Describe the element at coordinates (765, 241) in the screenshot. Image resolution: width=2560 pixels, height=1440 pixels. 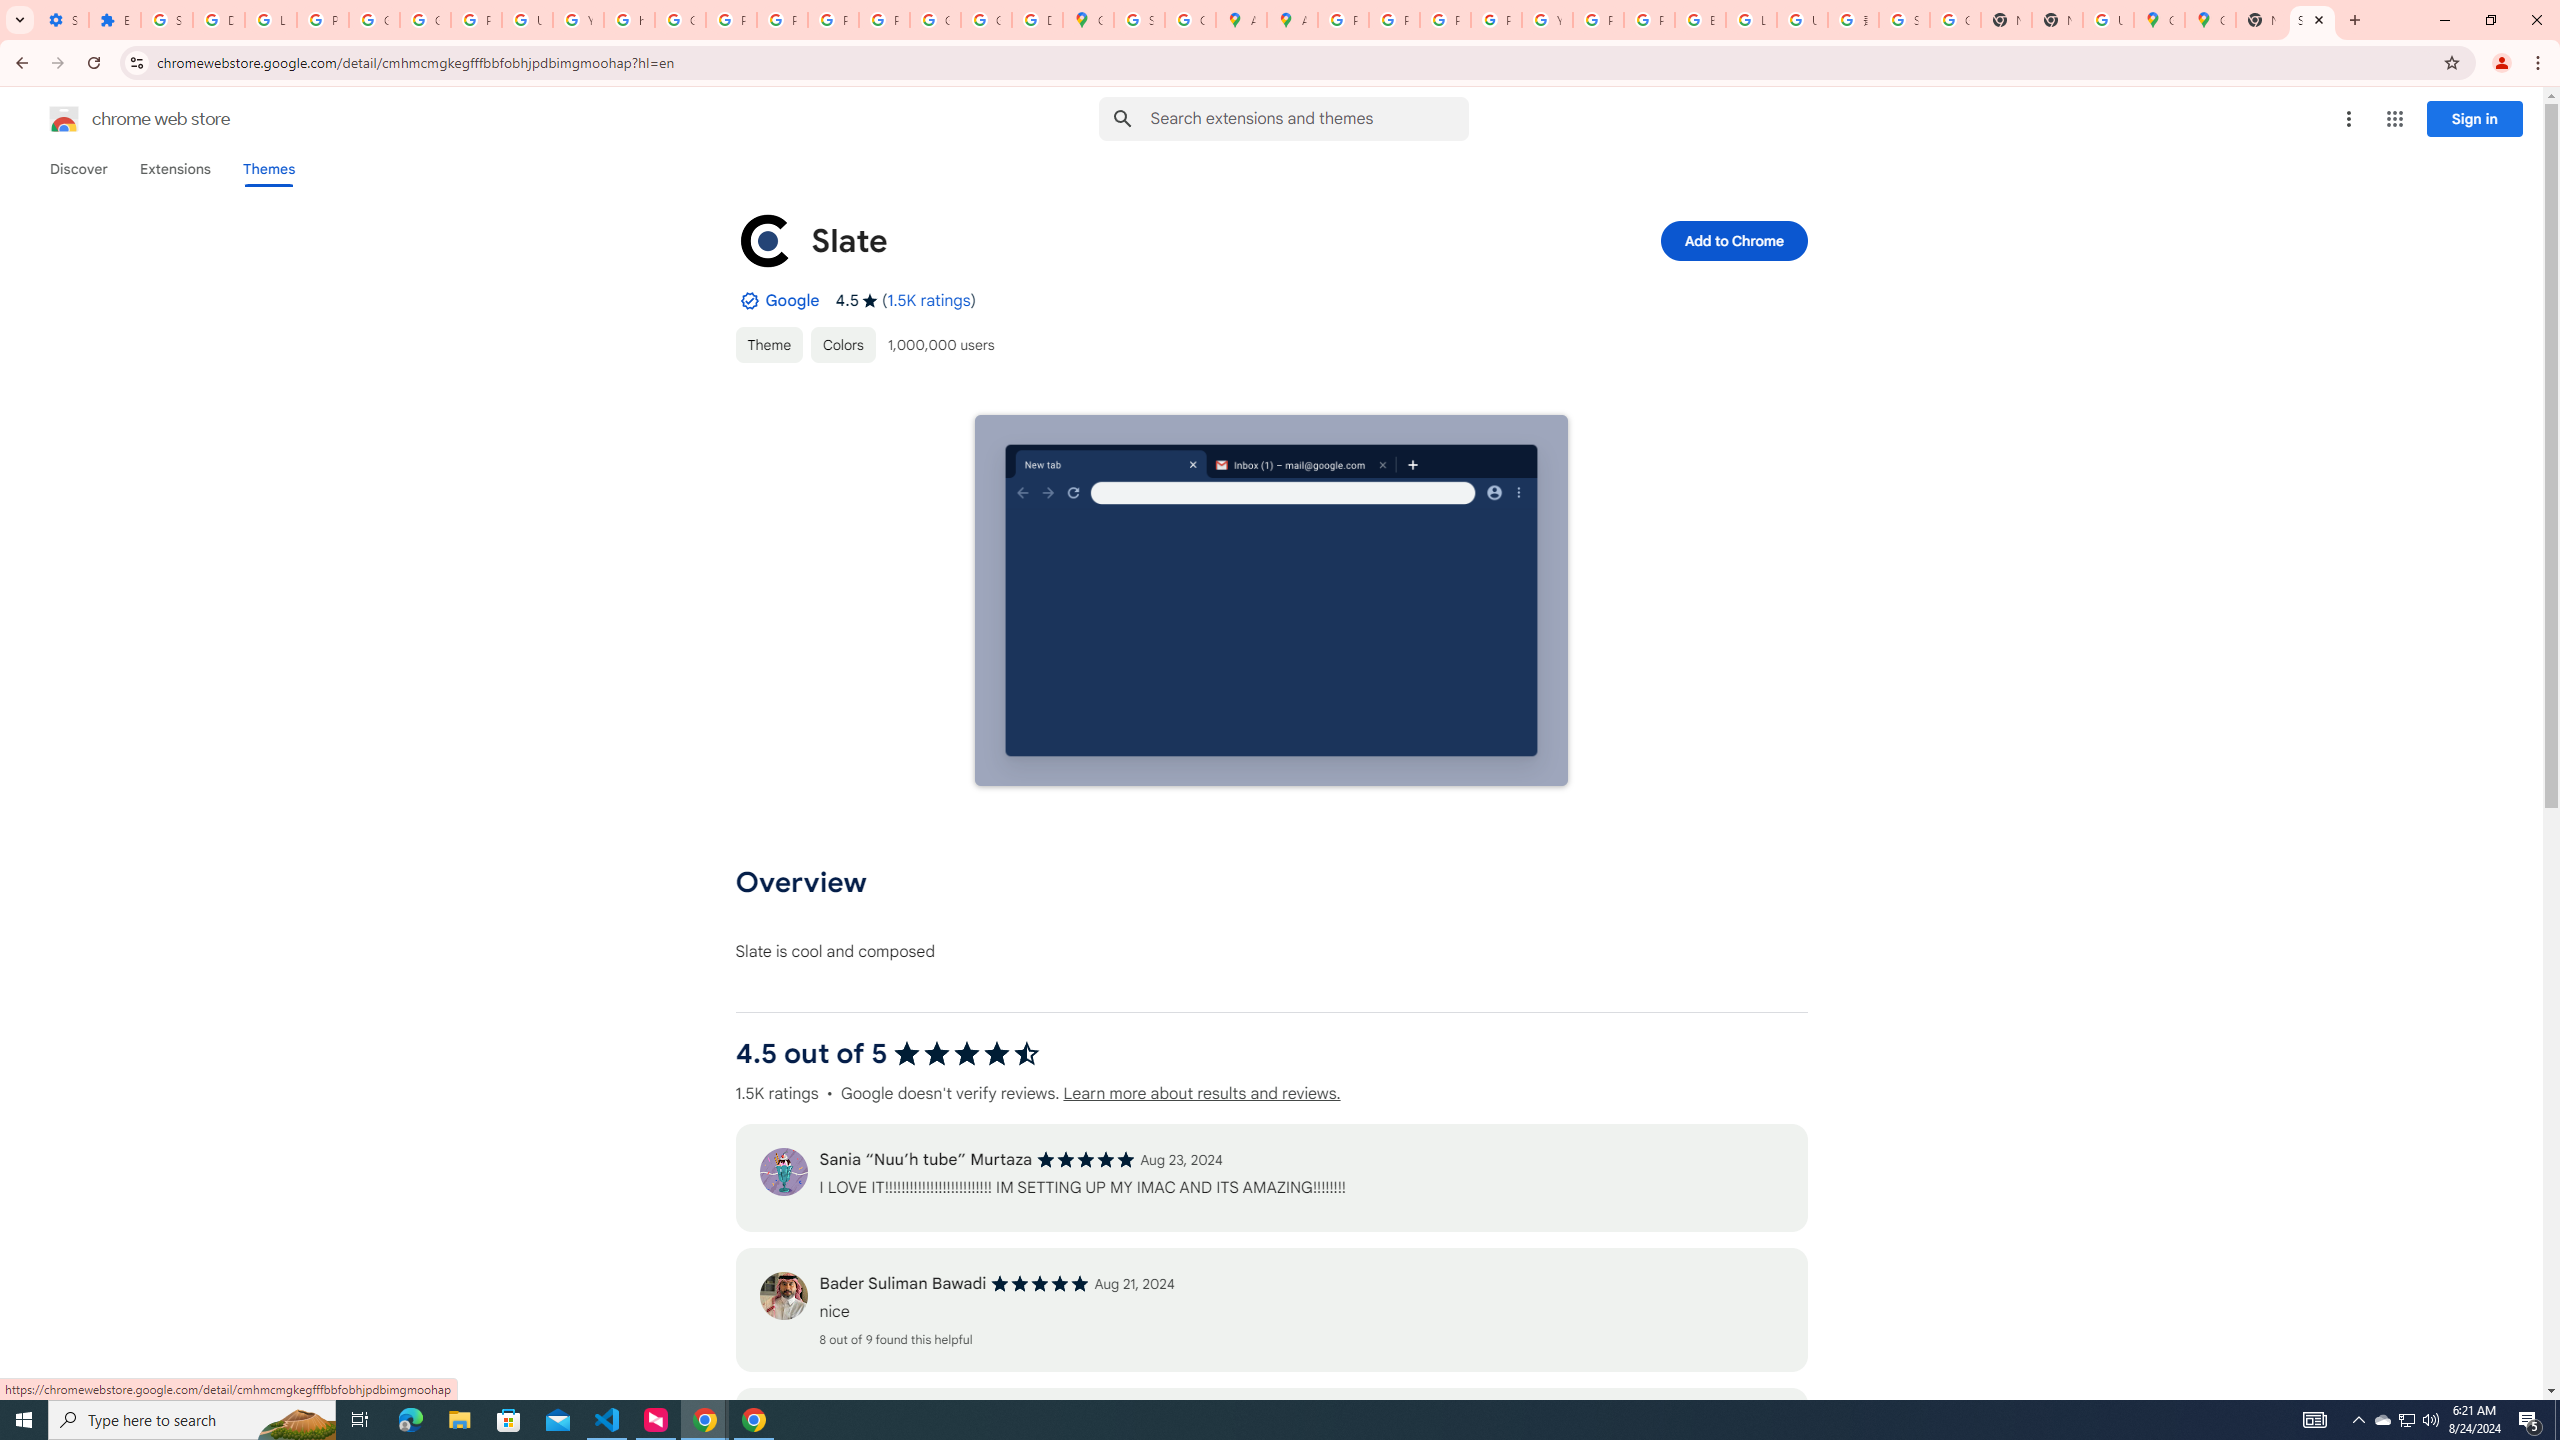
I see `'Item logo image for Slate'` at that location.